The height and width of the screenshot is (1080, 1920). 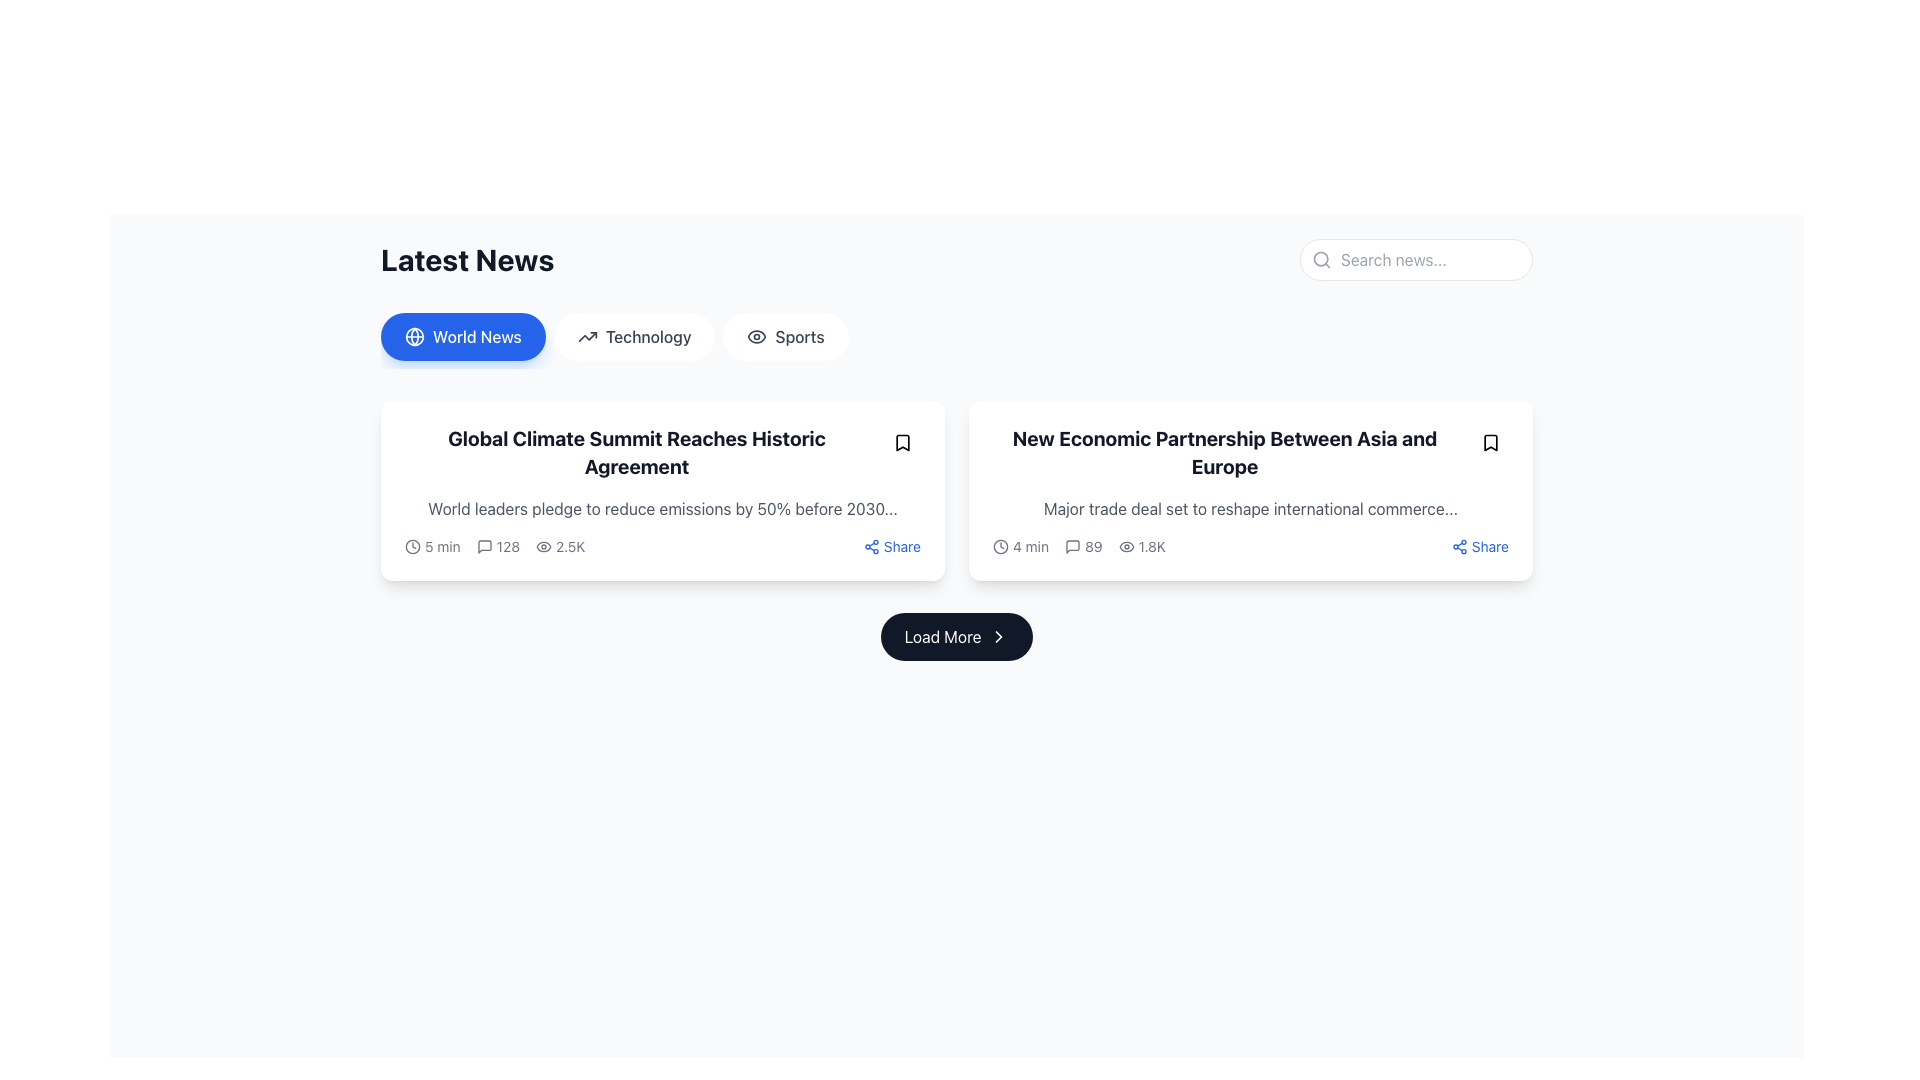 I want to click on the text input field located at the top-right corner of the 'Latest News' section, so click(x=1415, y=258).